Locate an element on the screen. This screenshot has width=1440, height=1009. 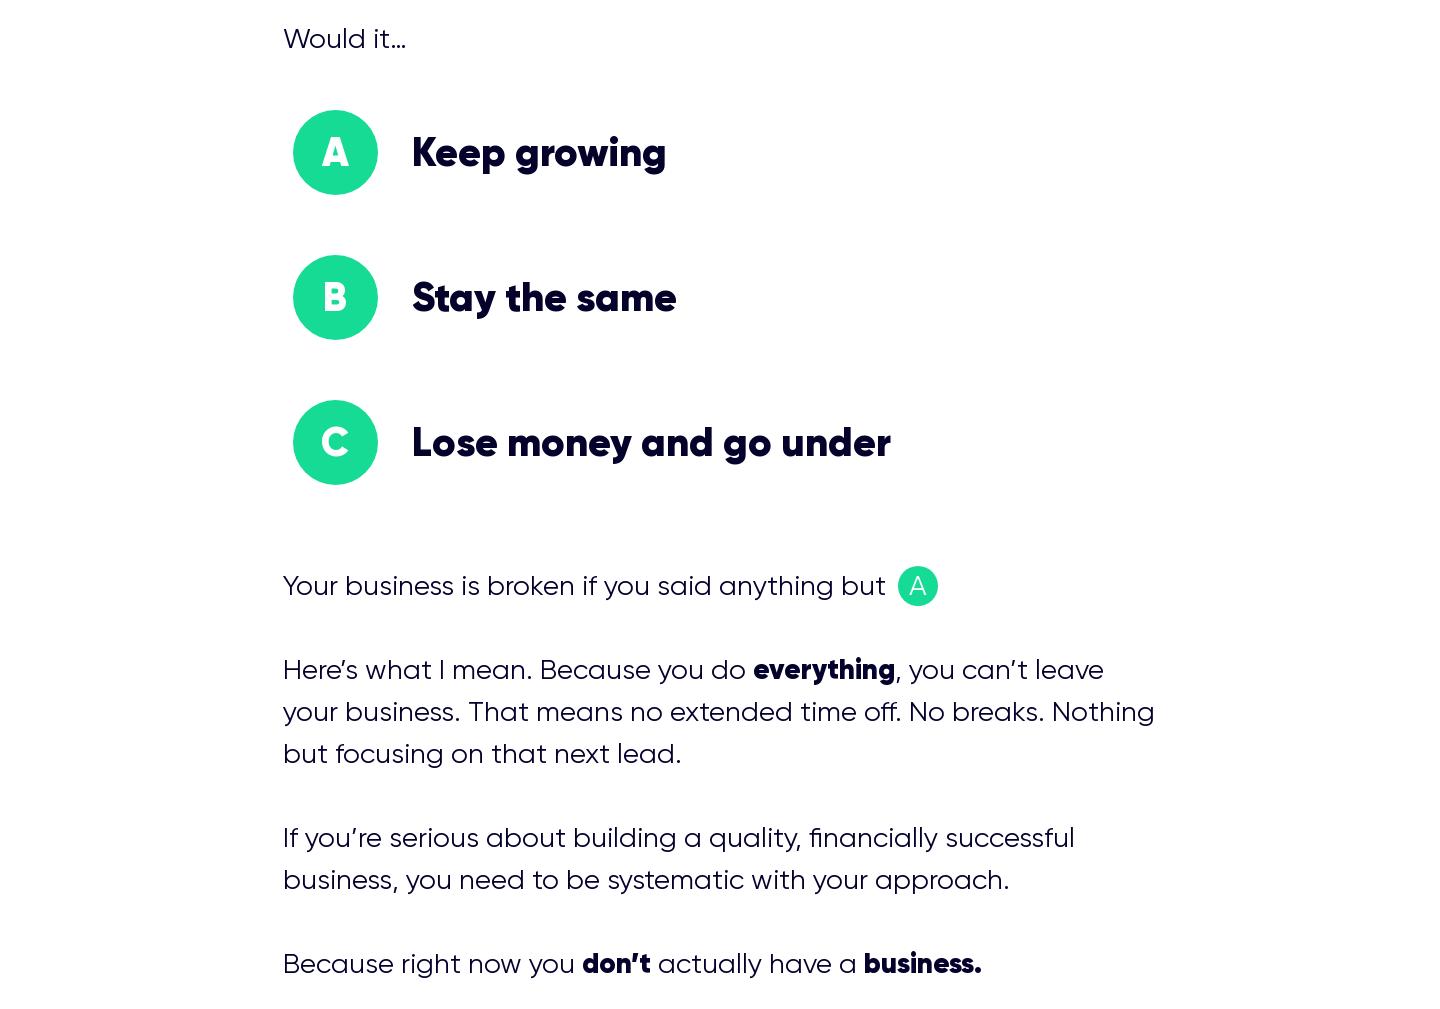
'Would it…' is located at coordinates (344, 37).